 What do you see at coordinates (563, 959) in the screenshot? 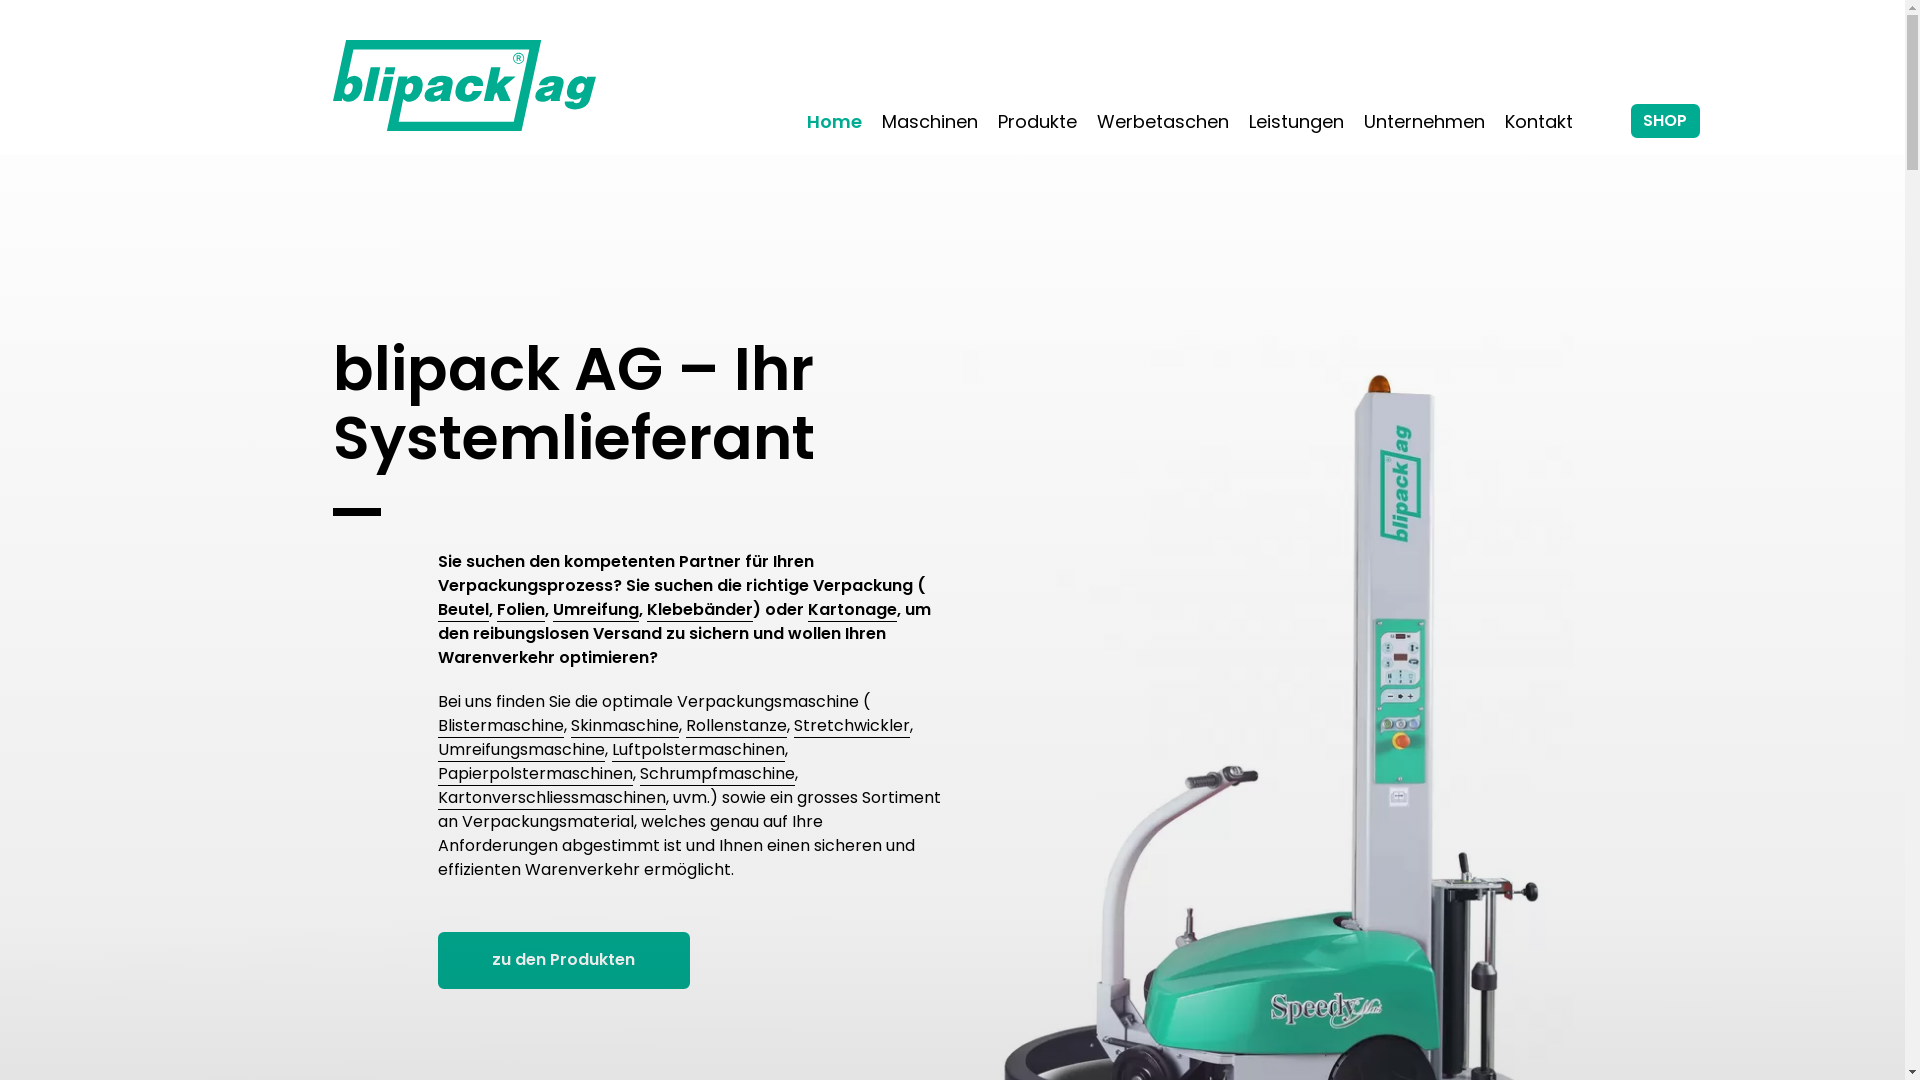
I see `'zu den Produkten'` at bounding box center [563, 959].